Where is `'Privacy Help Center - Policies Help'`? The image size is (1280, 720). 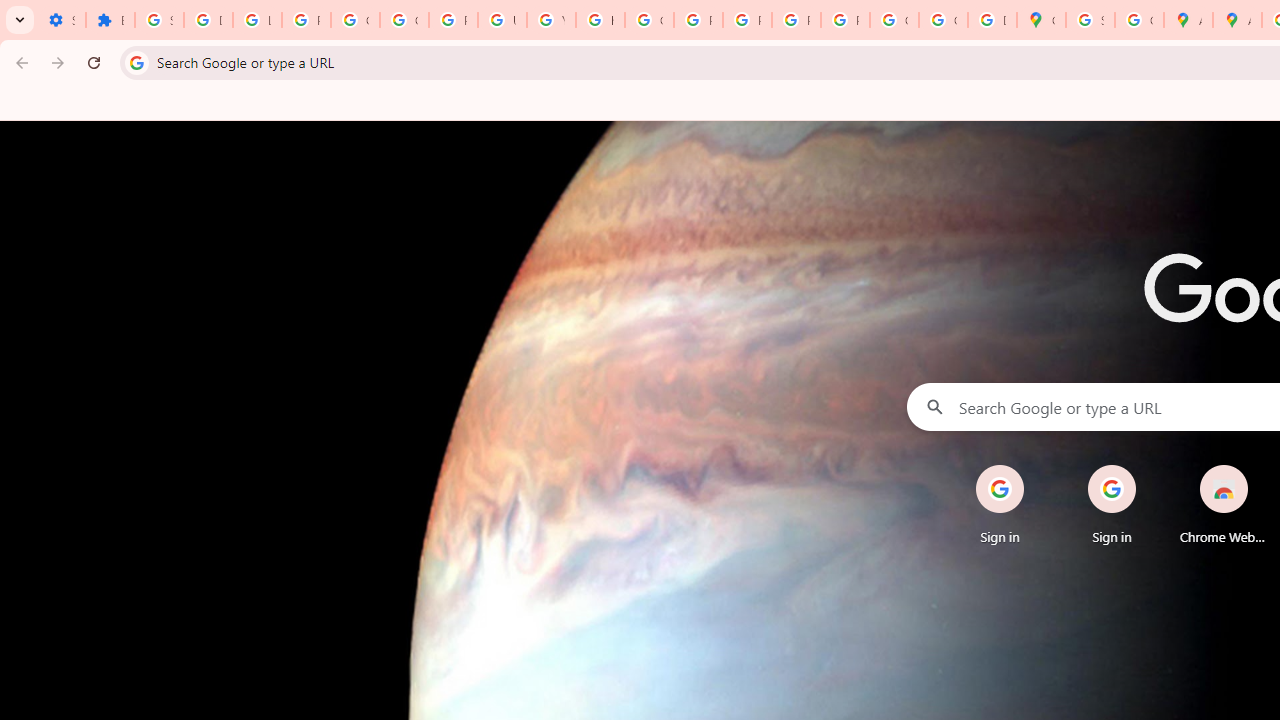 'Privacy Help Center - Policies Help' is located at coordinates (698, 20).